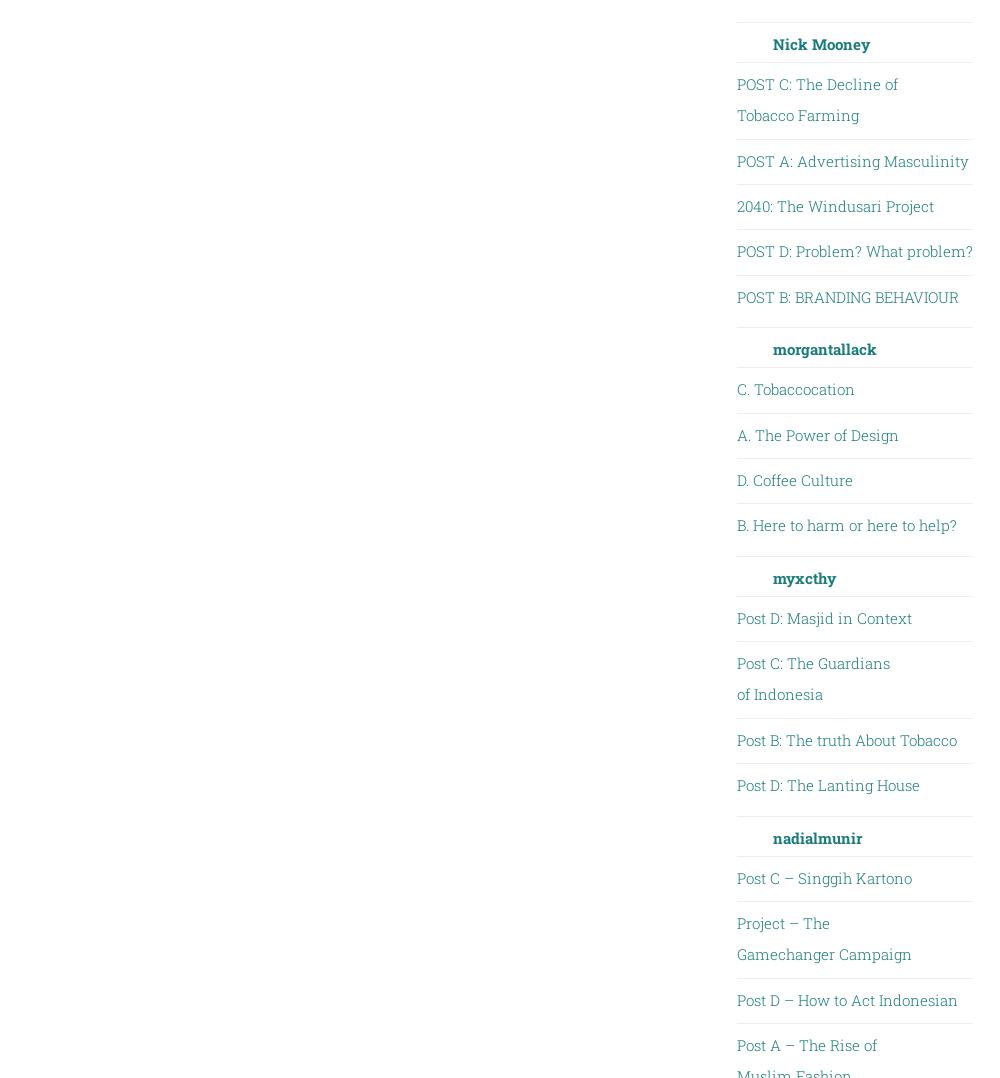 Image resolution: width=1000 pixels, height=1078 pixels. Describe the element at coordinates (815, 97) in the screenshot. I see `'POST C: The Decline of Tobacco Farming'` at that location.